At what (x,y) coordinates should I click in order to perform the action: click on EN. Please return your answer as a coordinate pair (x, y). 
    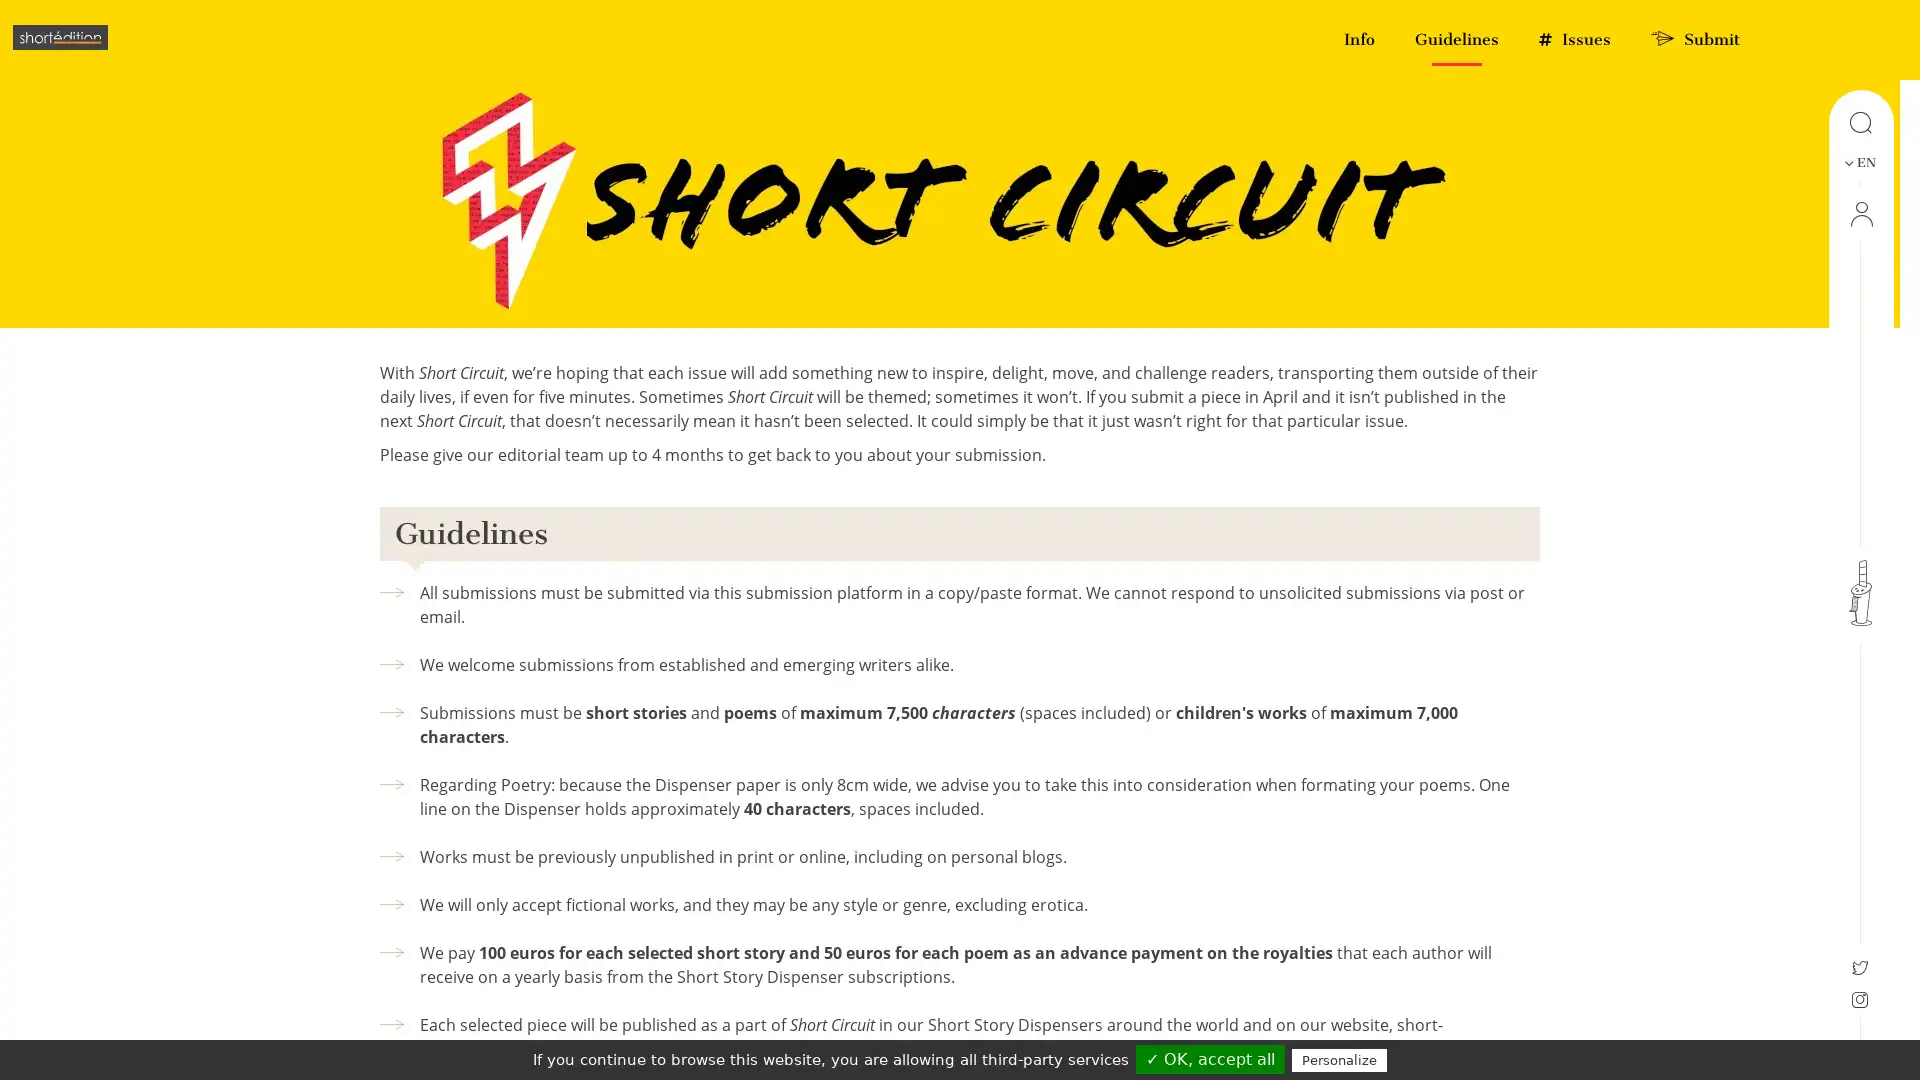
    Looking at the image, I should click on (1858, 161).